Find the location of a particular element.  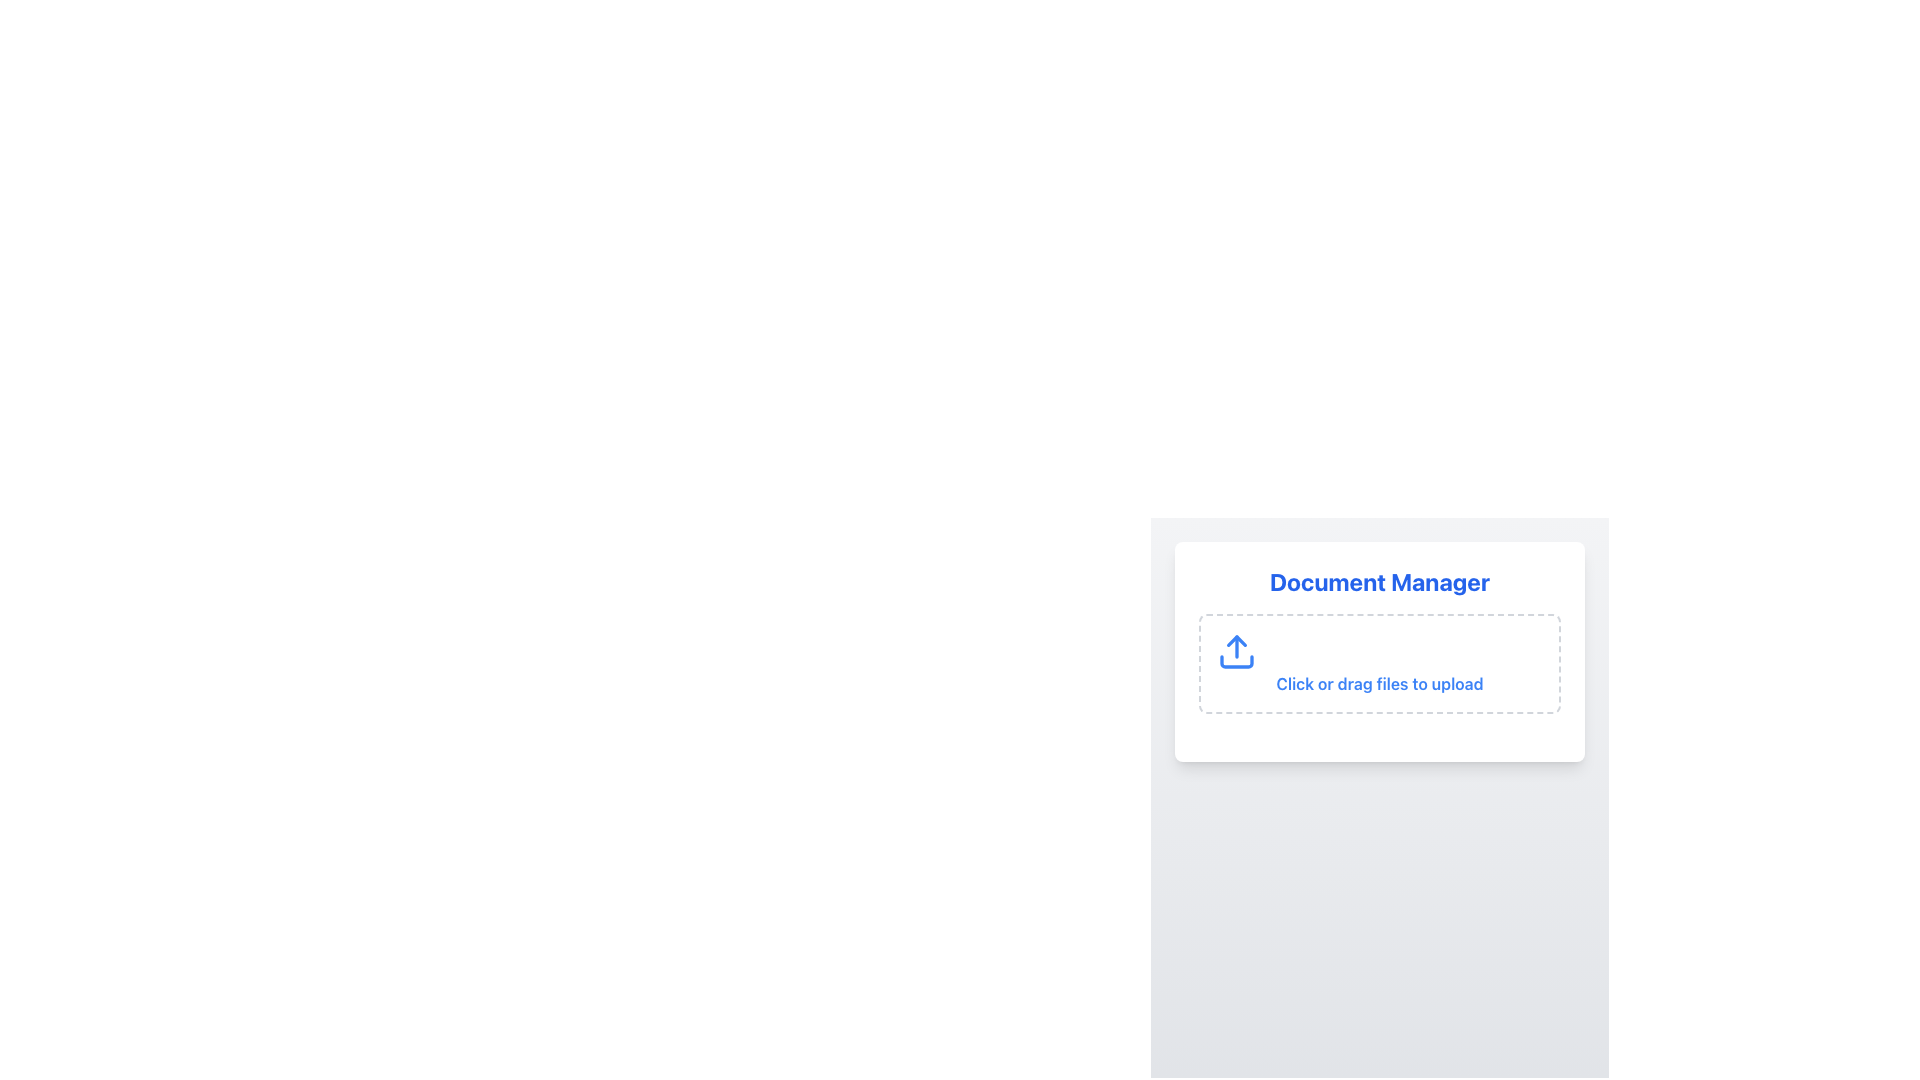

a file onto the clickable text element that serves as an upload trigger, located within a dashed border box, centered below an upload icon is located at coordinates (1379, 663).